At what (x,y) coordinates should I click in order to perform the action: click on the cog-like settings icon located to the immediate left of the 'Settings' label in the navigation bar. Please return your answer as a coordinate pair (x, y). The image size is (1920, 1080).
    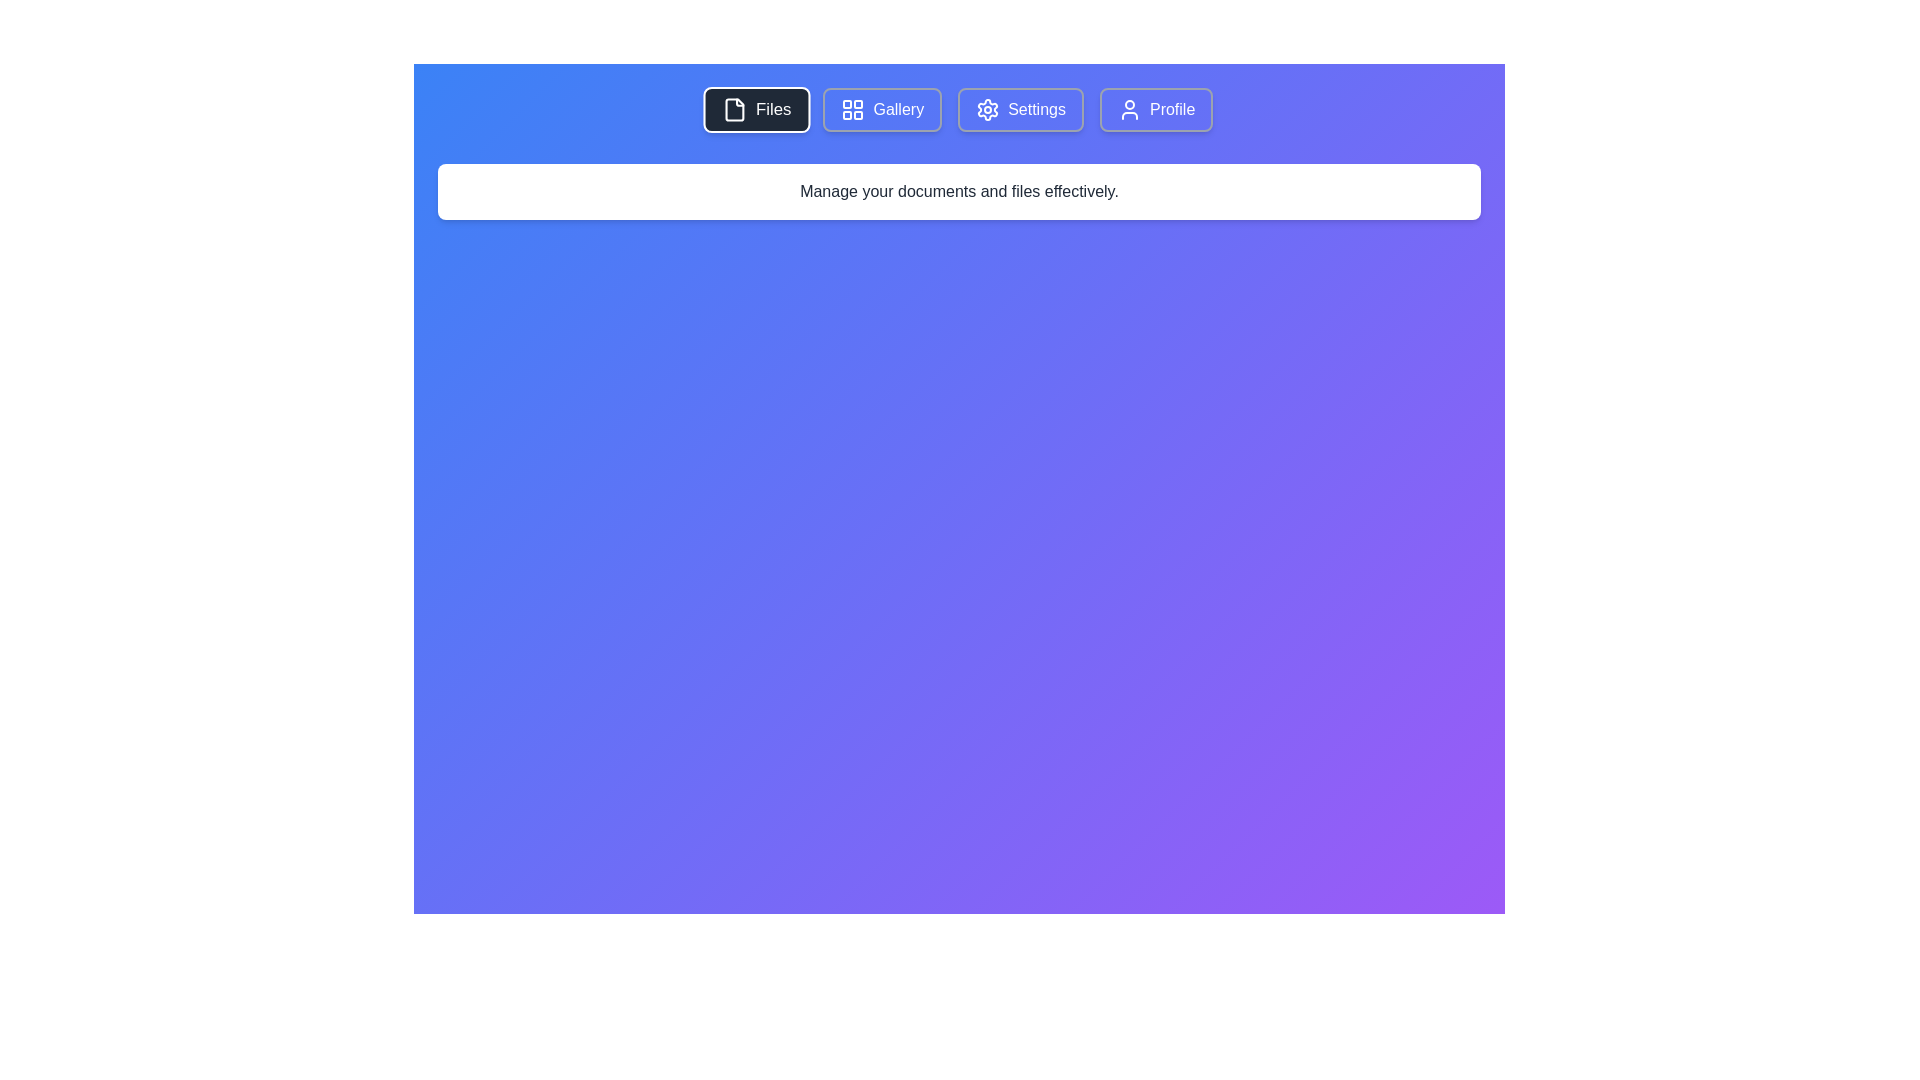
    Looking at the image, I should click on (988, 110).